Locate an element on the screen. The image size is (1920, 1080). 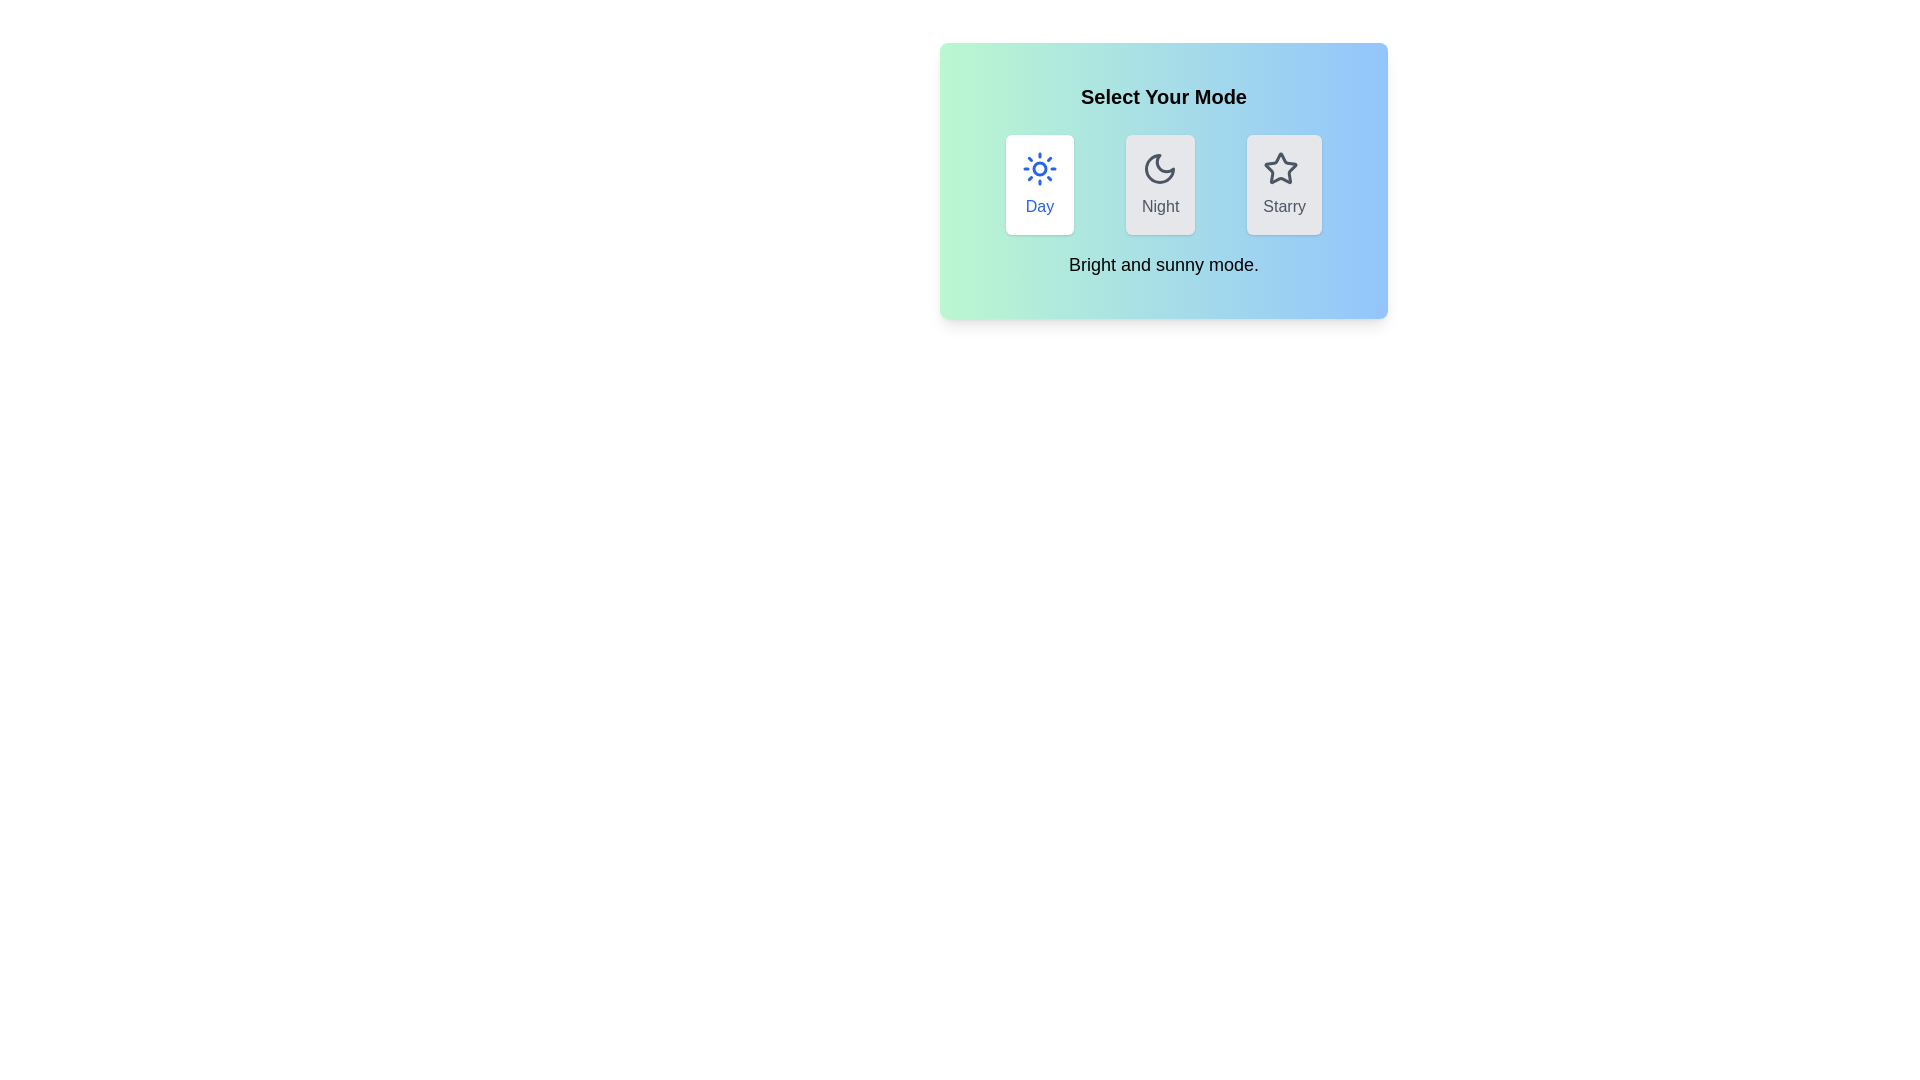
the mode by clicking on the button labeled Starry is located at coordinates (1284, 185).